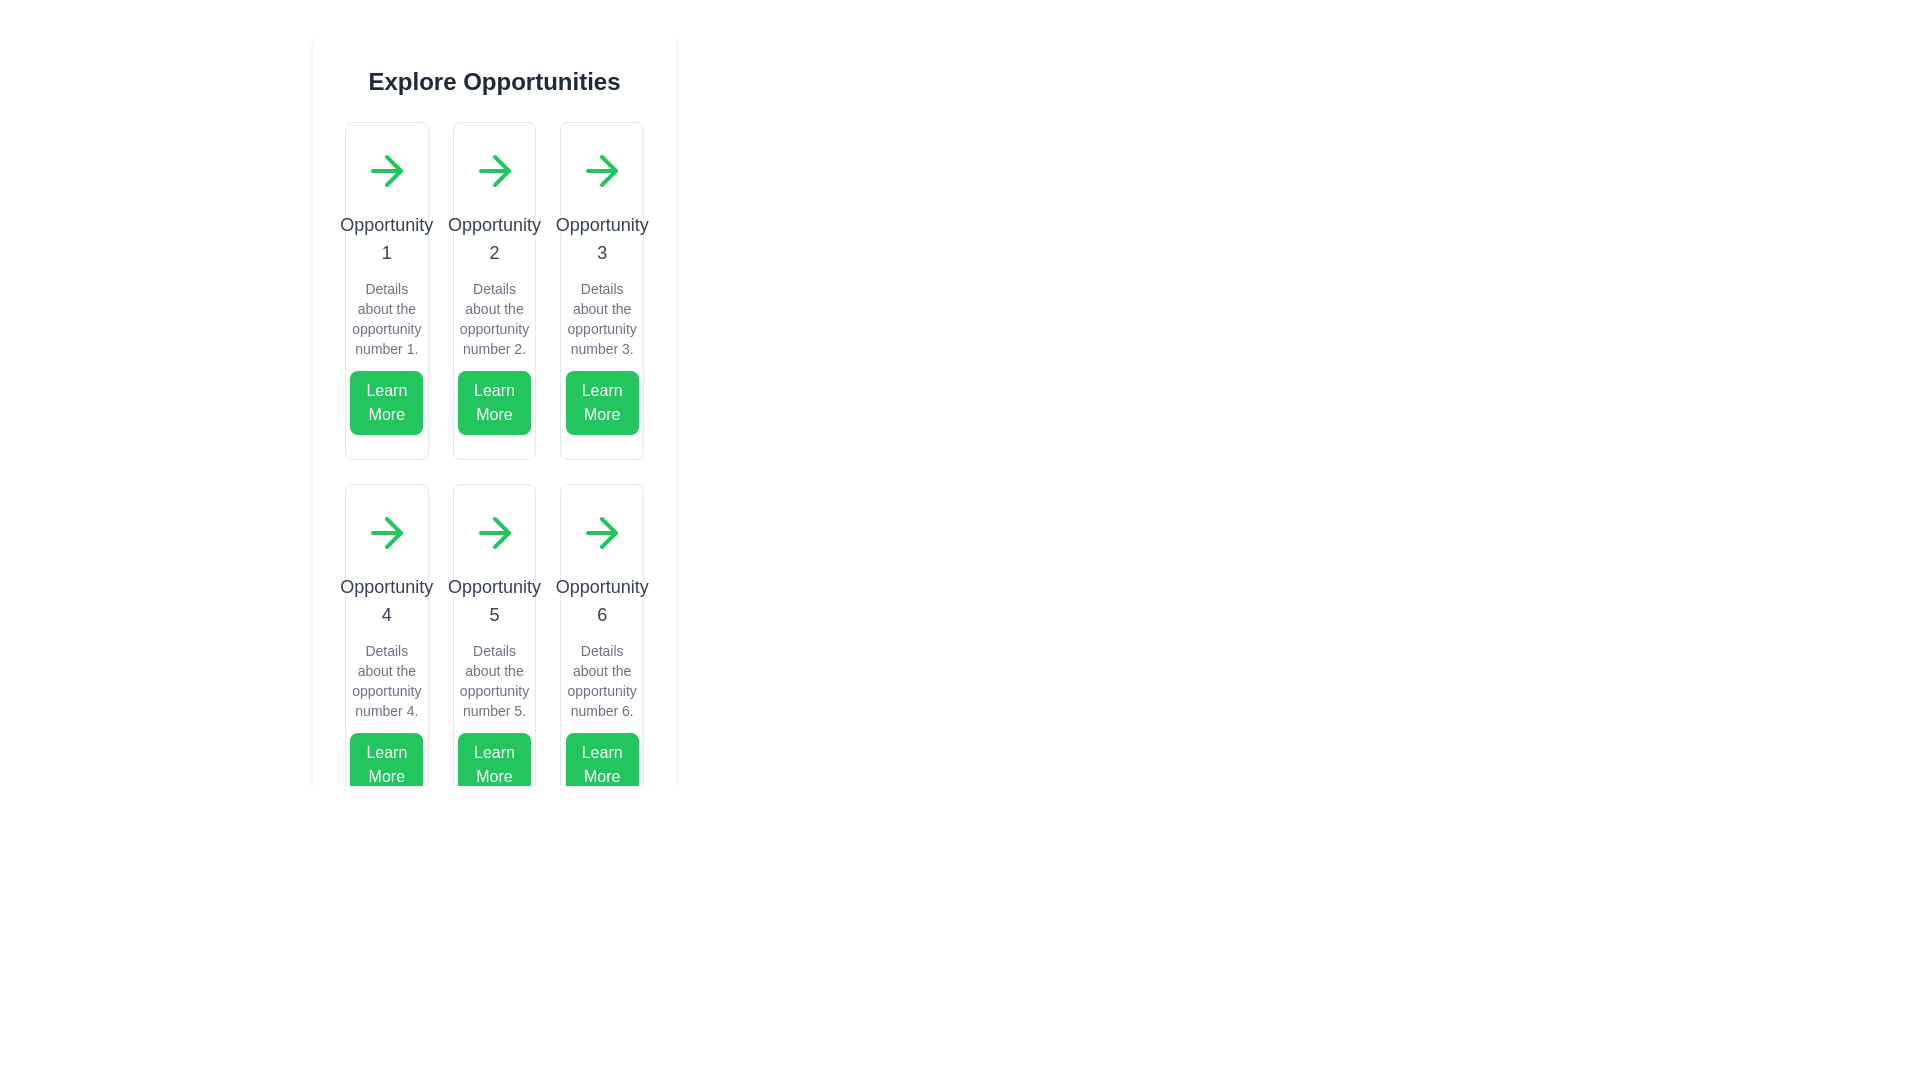  I want to click on the call-to-action button located below the description text 'Details about the opportunity number 3' in the top-right corner of the interface grid layout, so click(601, 402).